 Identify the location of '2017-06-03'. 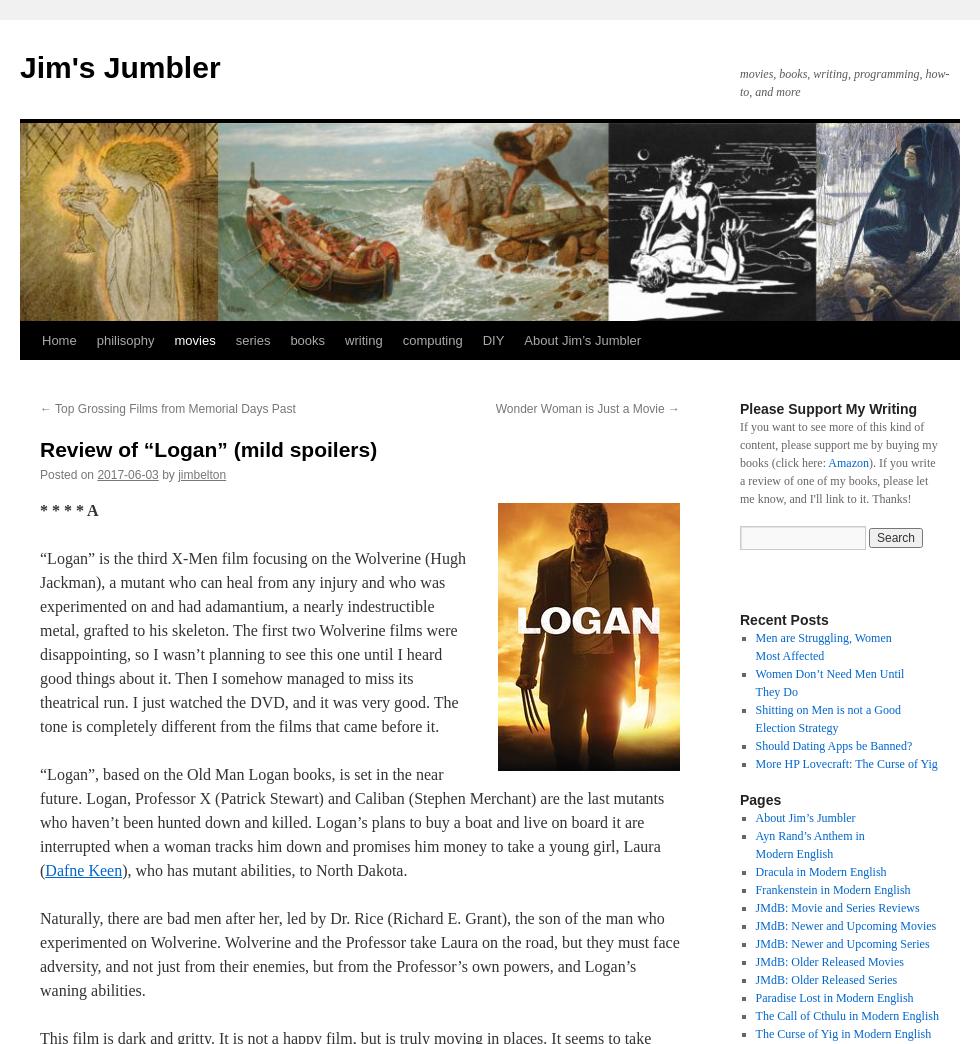
(127, 475).